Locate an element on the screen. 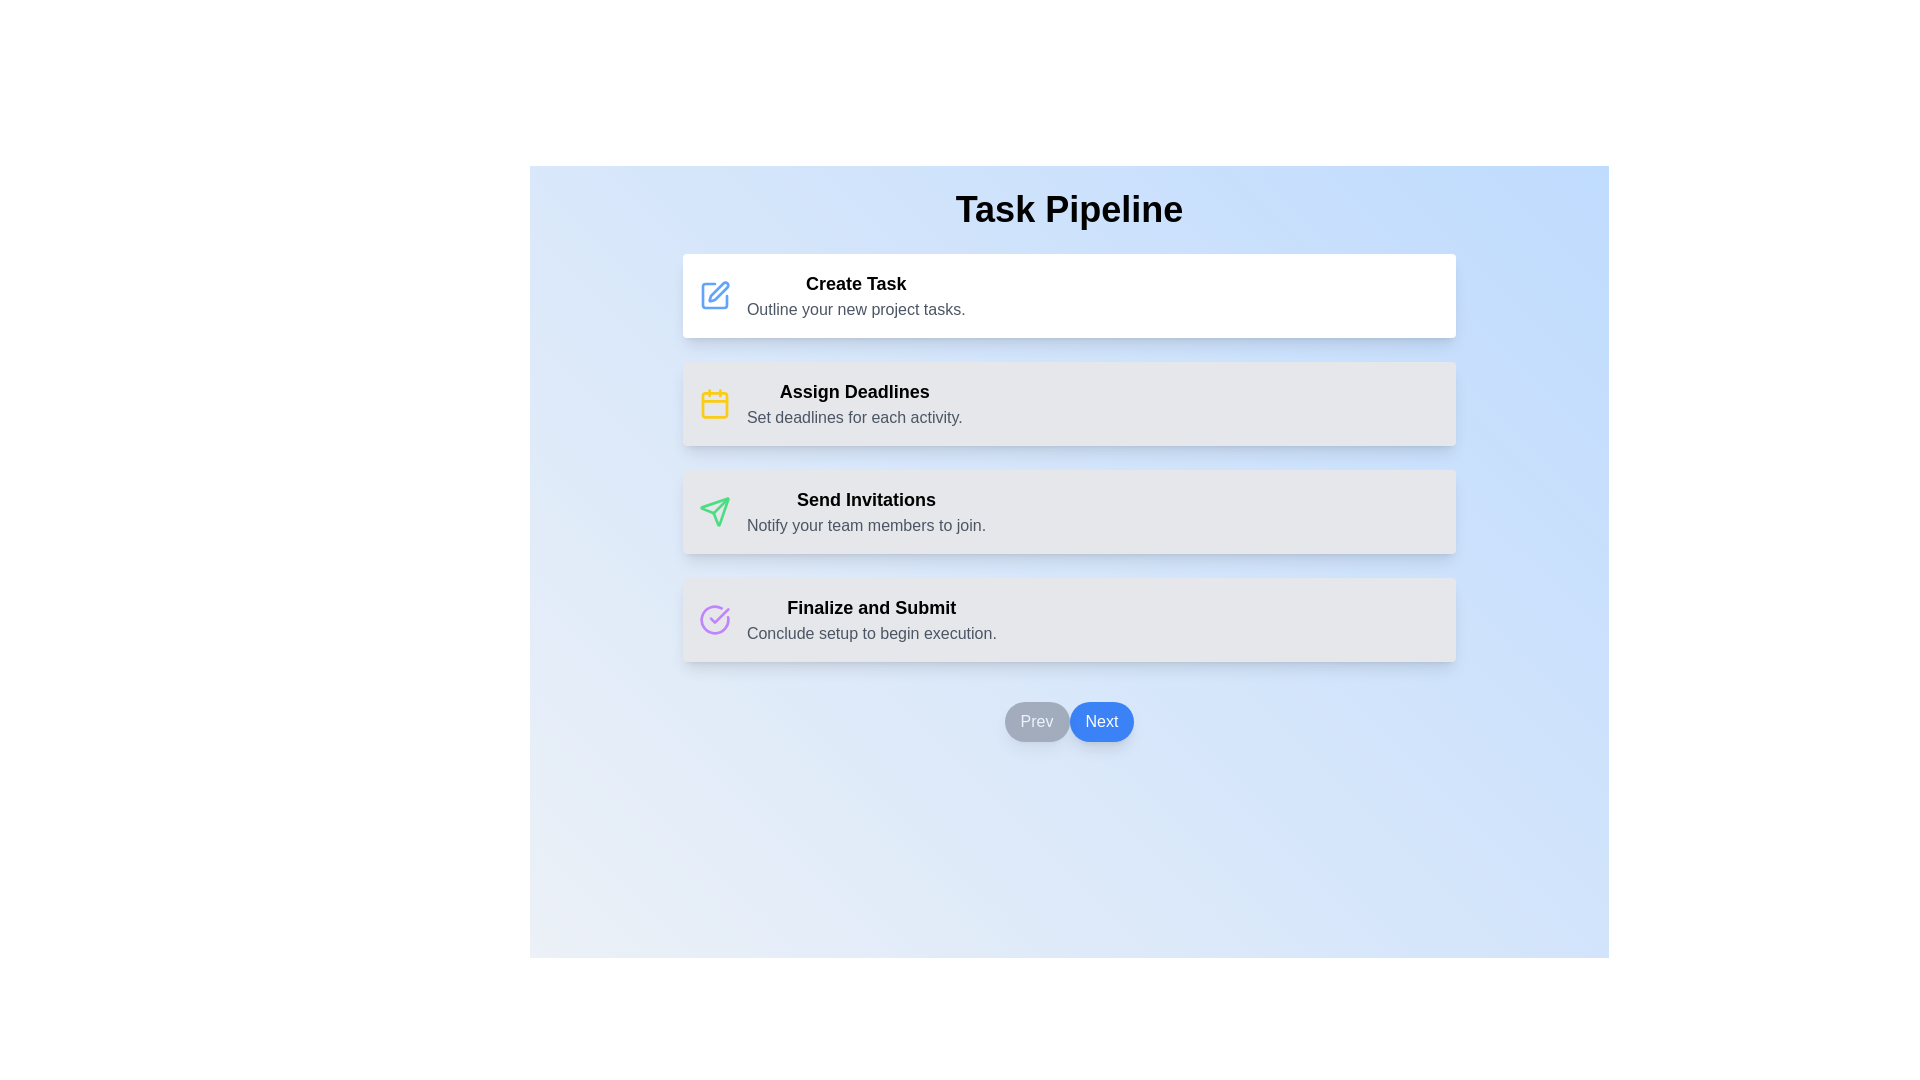 The height and width of the screenshot is (1080, 1920). the 'Next' button, which is part of a button group with two buttons labeled 'Prev' and 'Next' is located at coordinates (1068, 721).